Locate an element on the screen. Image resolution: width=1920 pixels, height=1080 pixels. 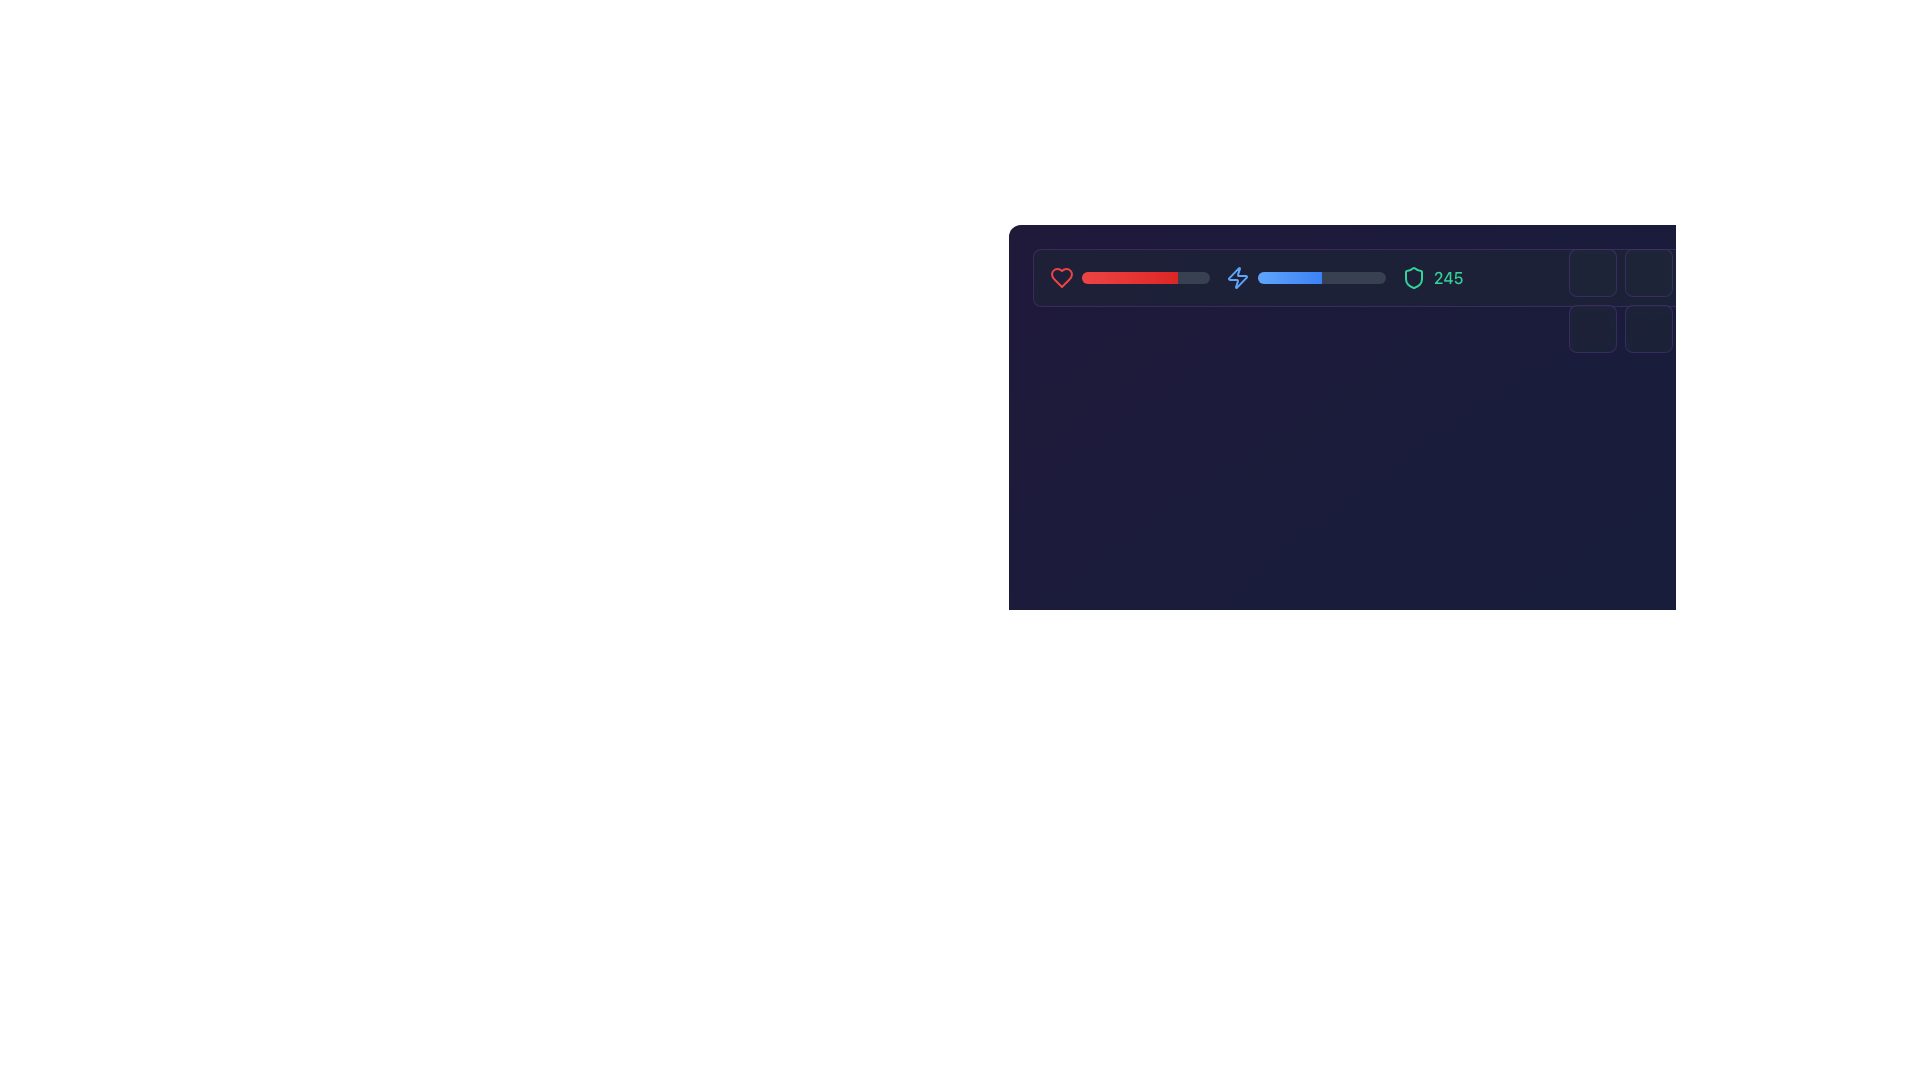
the health bar value is located at coordinates (1091, 277).